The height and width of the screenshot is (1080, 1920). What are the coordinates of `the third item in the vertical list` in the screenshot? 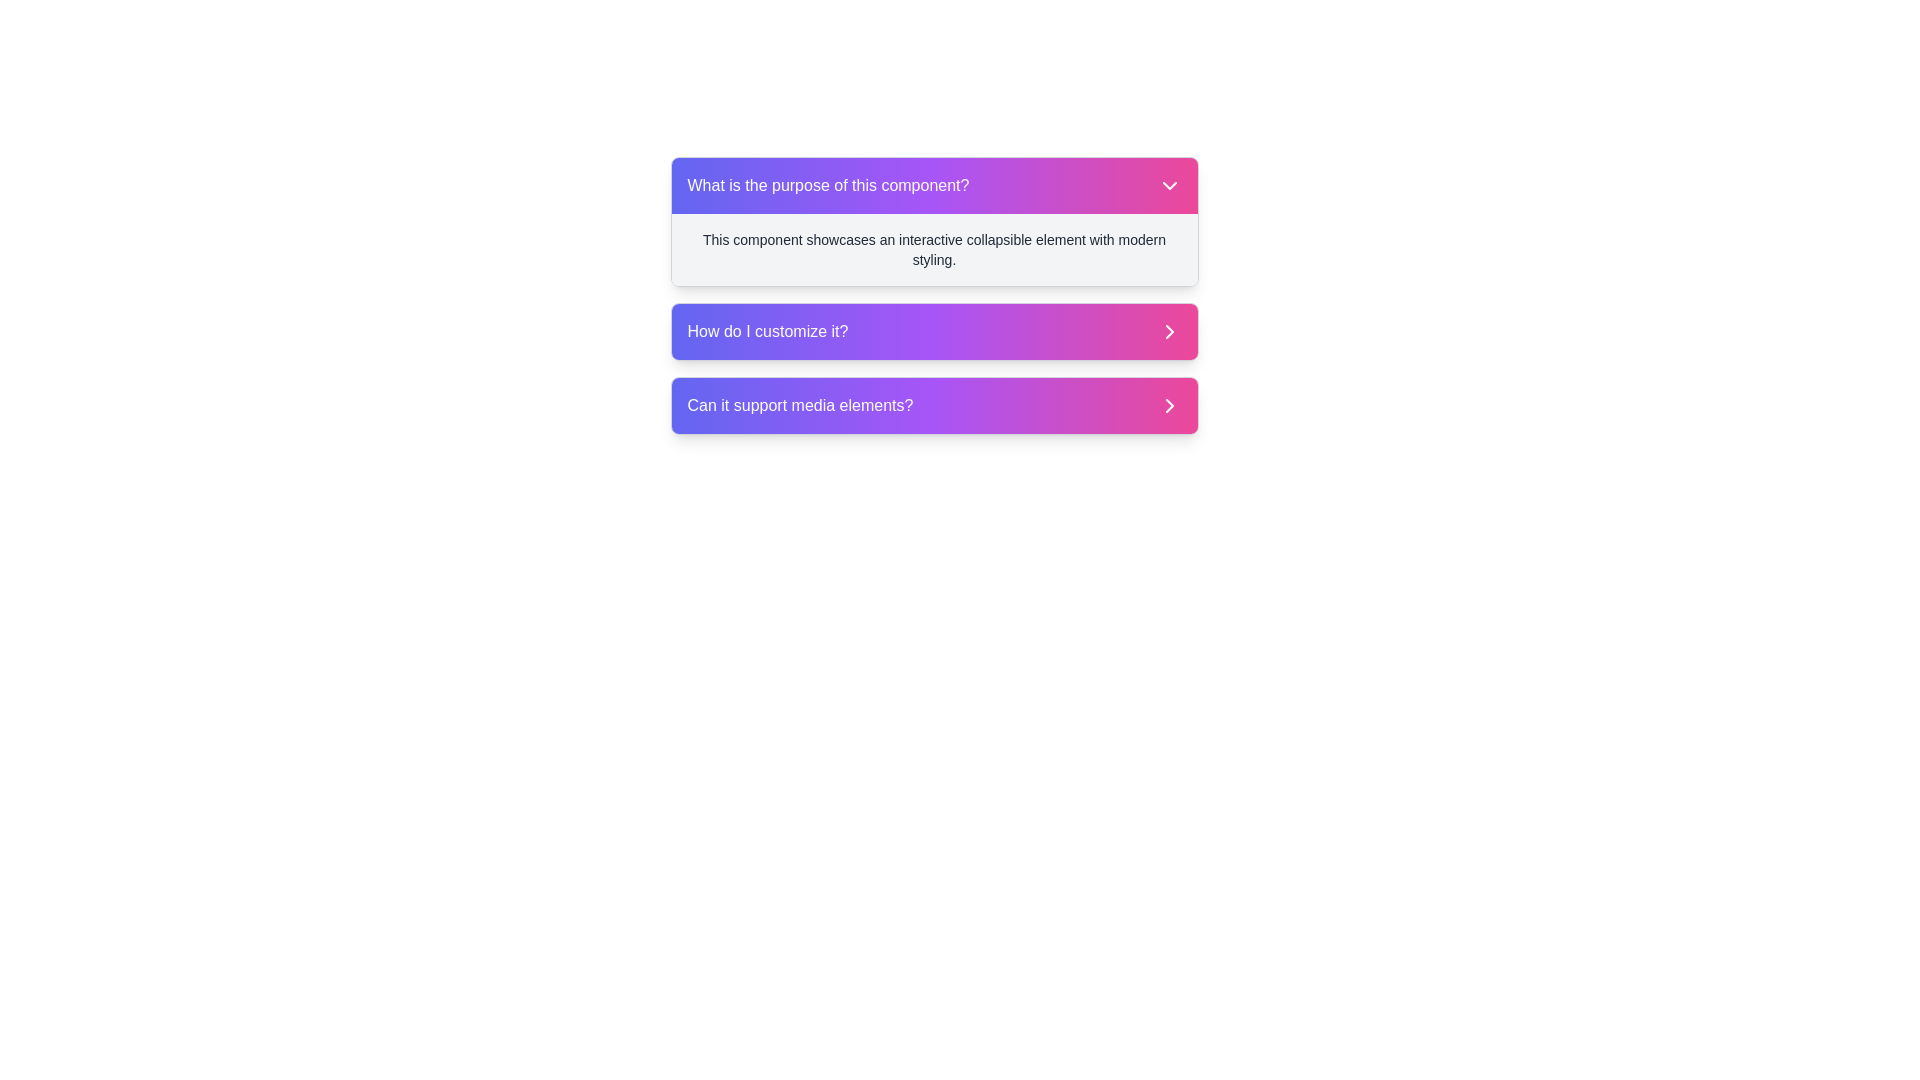 It's located at (933, 405).